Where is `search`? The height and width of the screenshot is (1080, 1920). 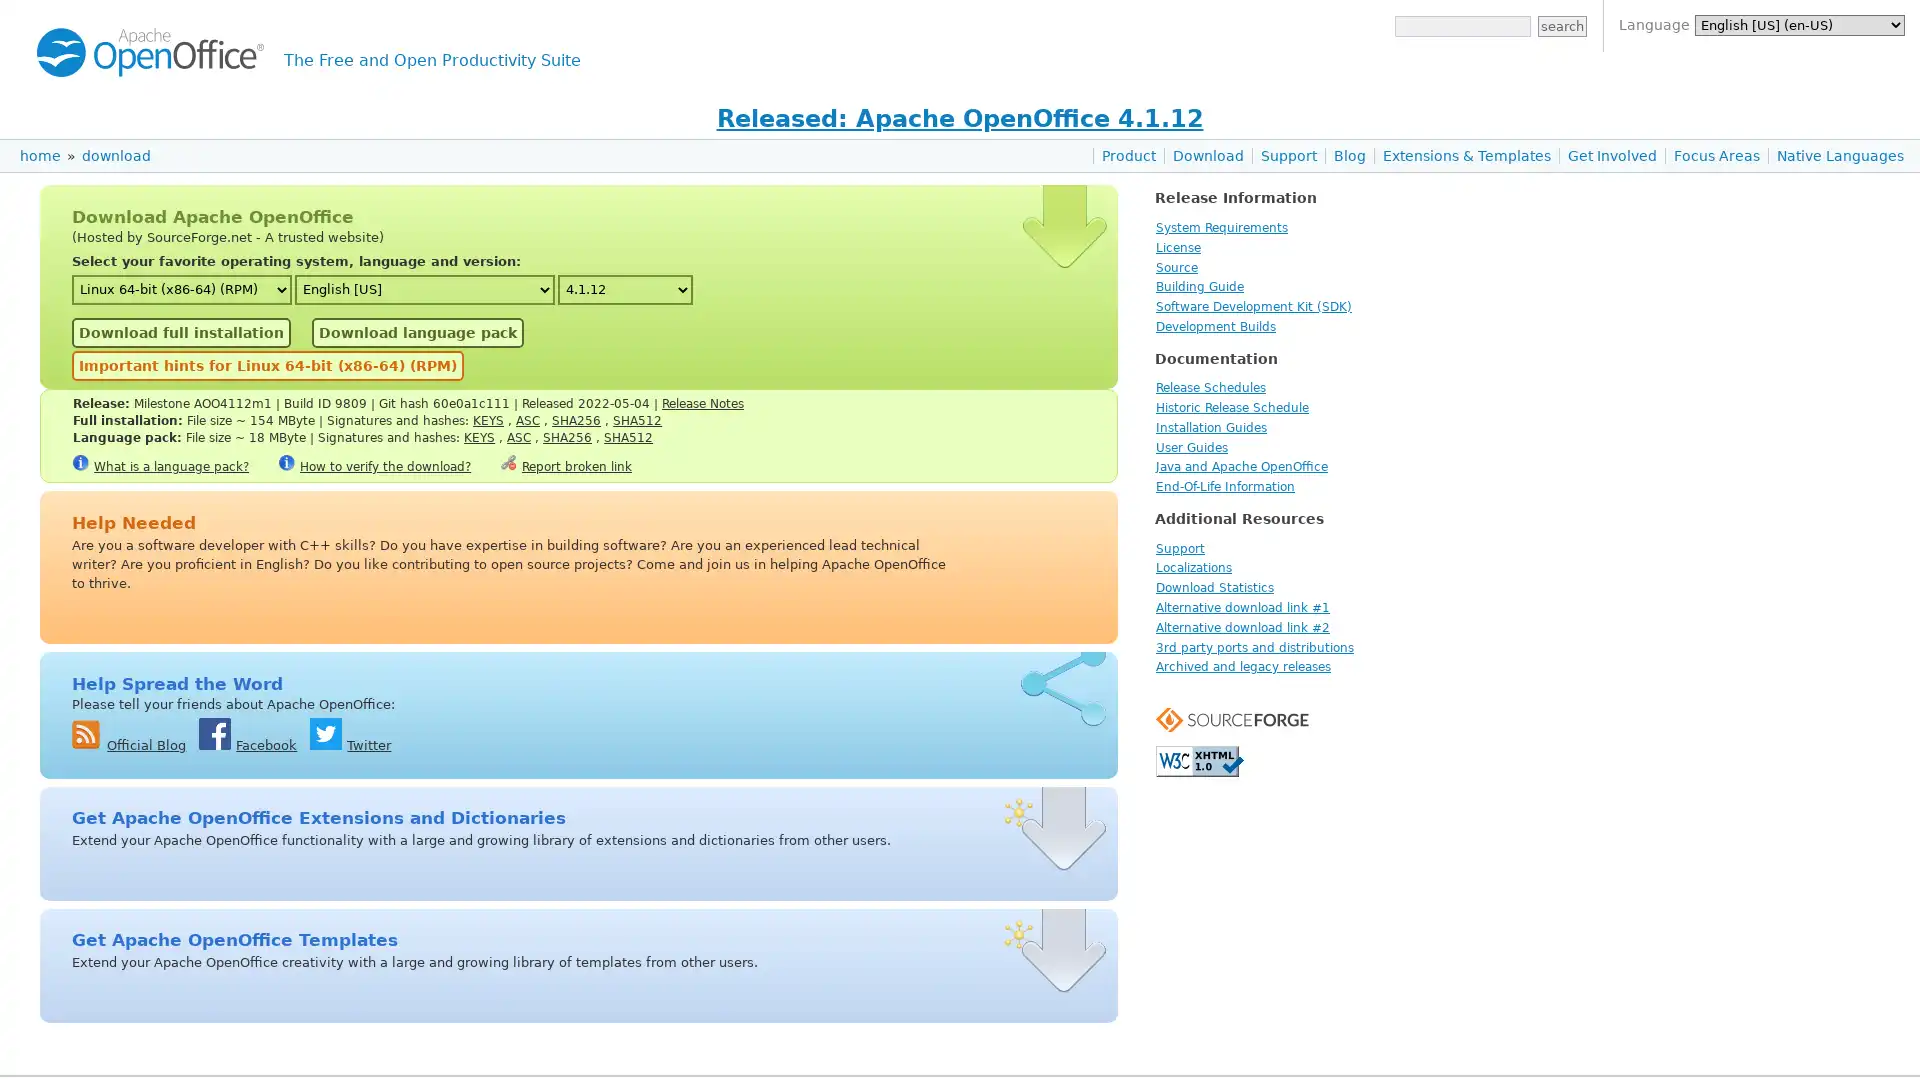 search is located at coordinates (1561, 26).